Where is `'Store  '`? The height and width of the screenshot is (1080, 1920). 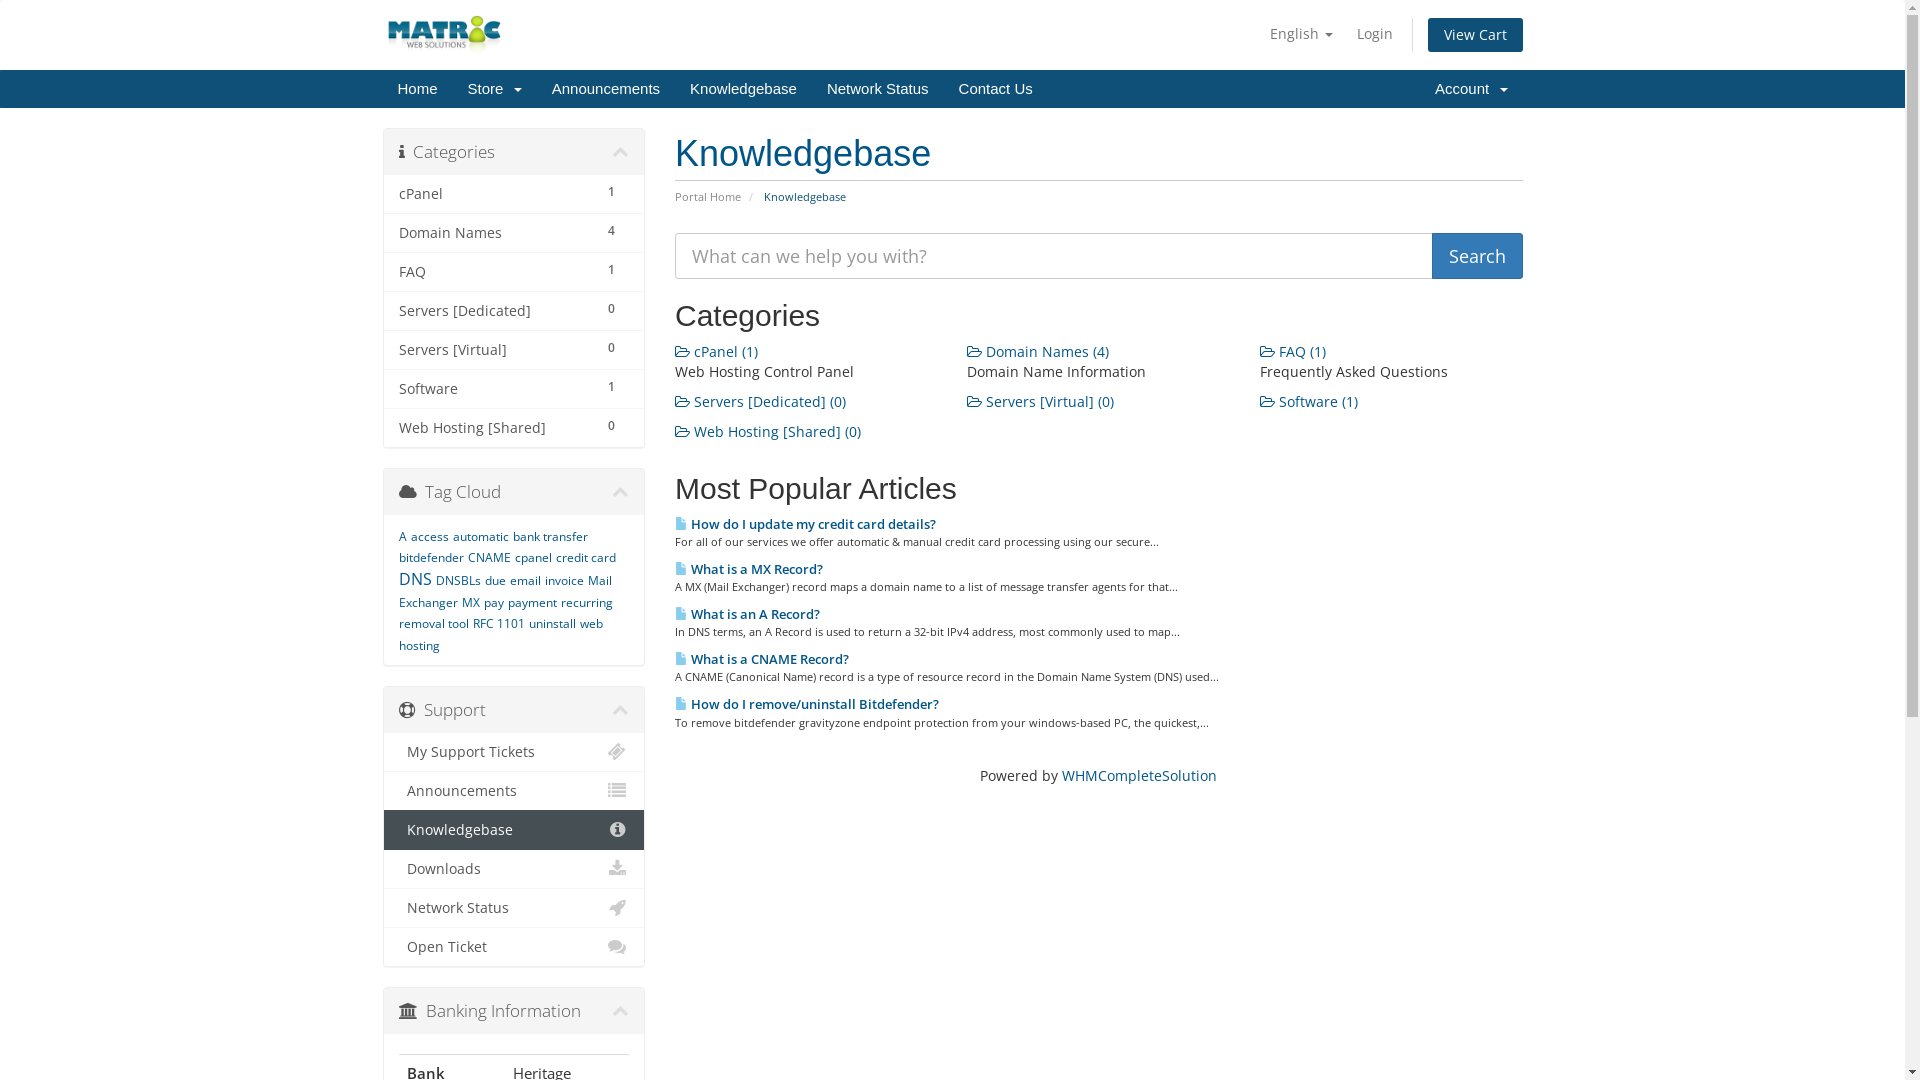
'Store  ' is located at coordinates (494, 87).